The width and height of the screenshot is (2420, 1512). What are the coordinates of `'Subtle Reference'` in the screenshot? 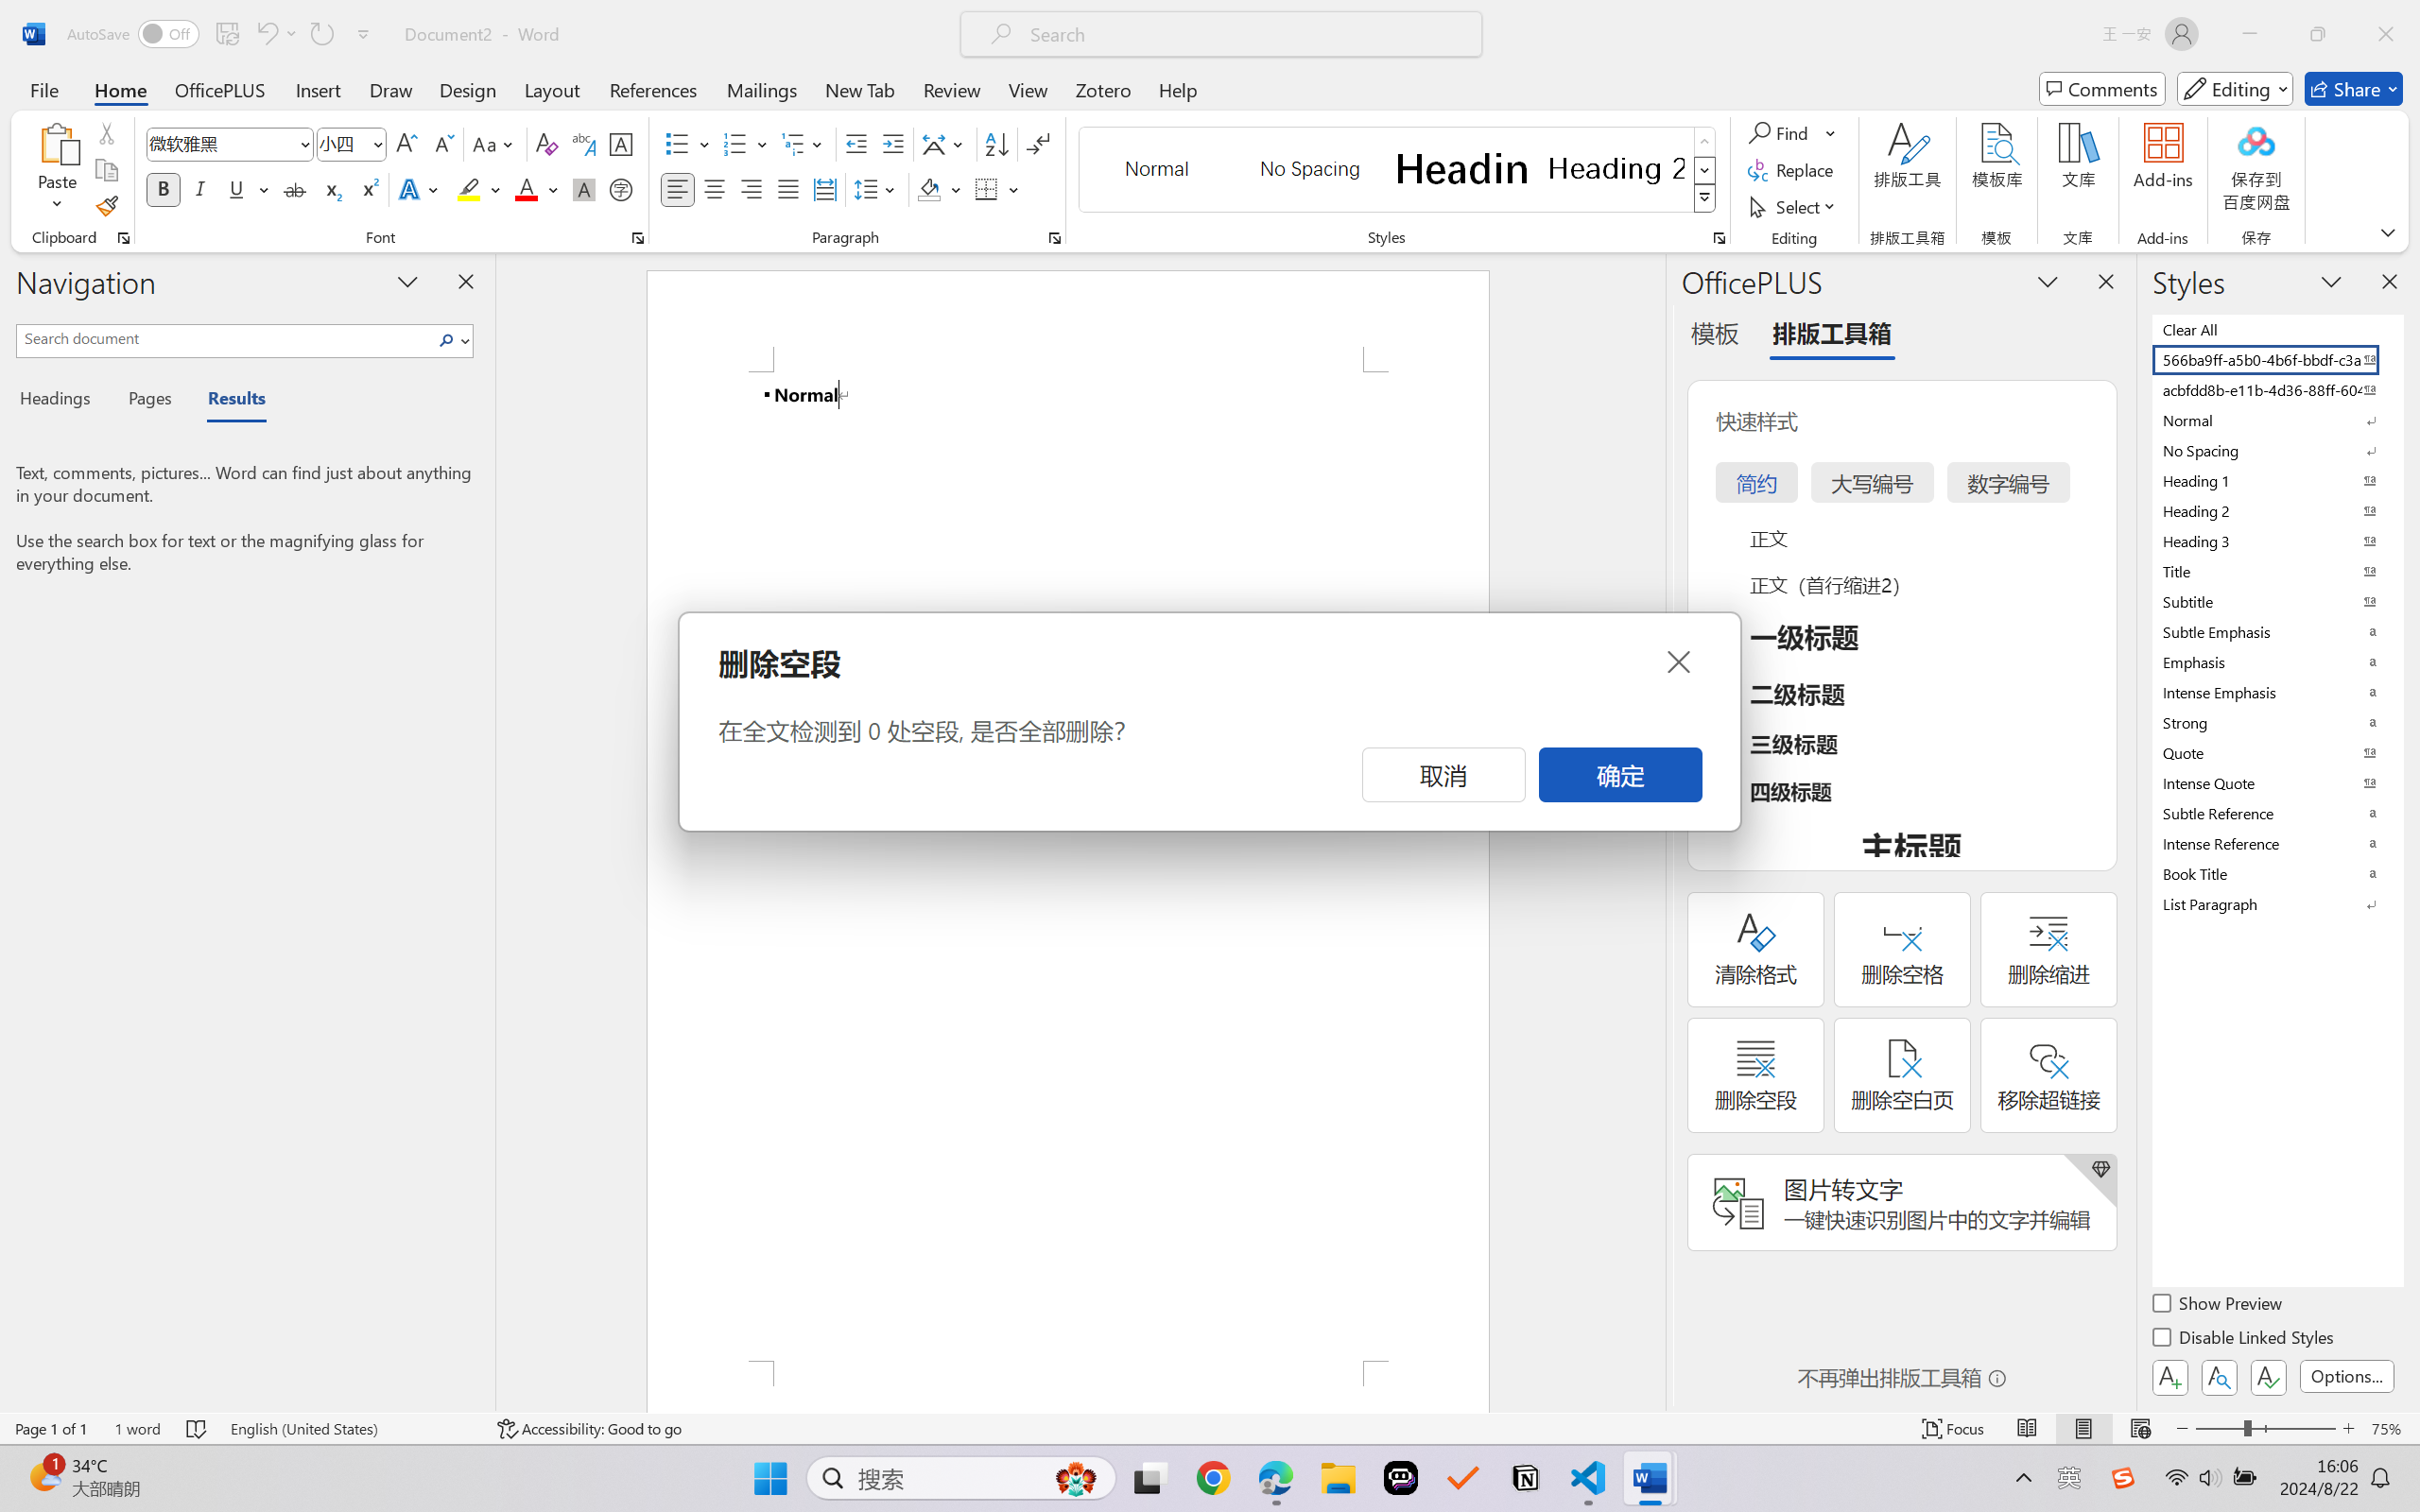 It's located at (2275, 813).